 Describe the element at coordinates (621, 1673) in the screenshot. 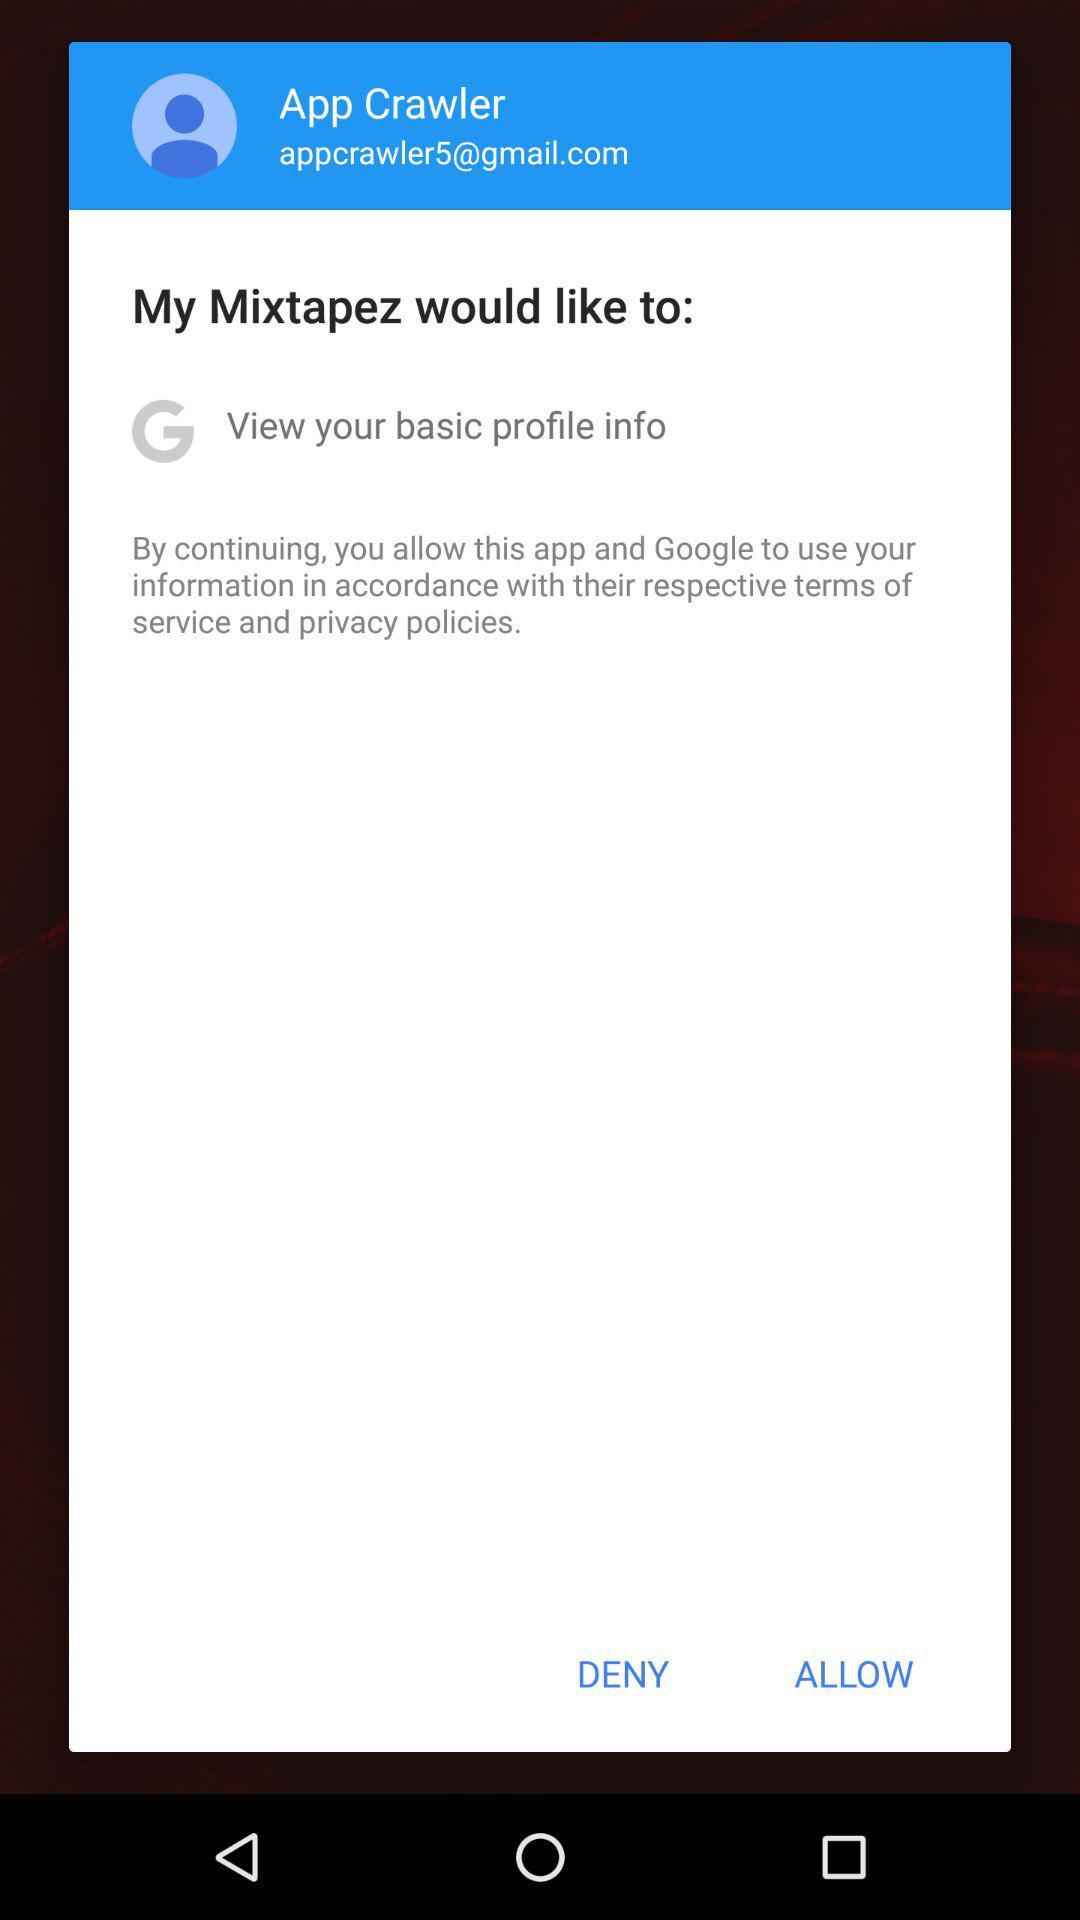

I see `icon to the left of the allow icon` at that location.